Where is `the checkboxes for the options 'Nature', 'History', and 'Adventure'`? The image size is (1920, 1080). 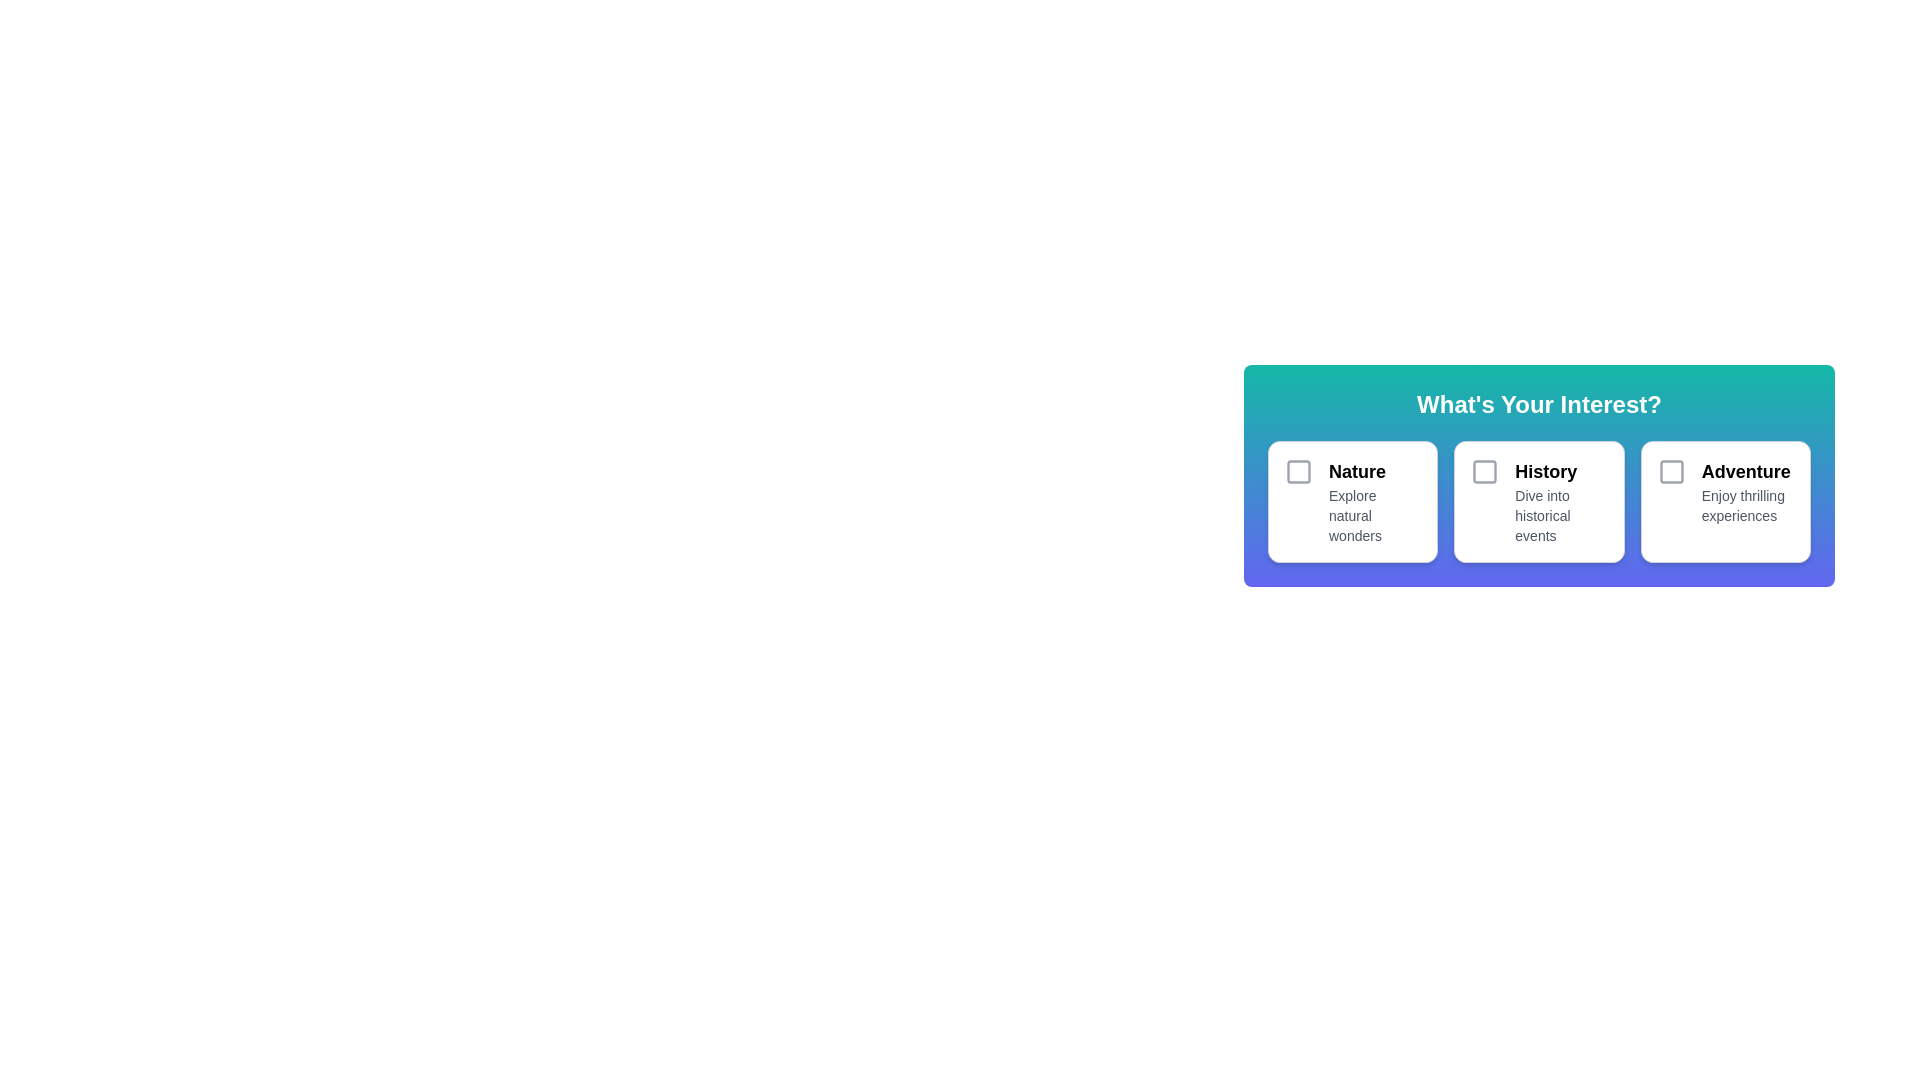
the checkboxes for the options 'Nature', 'History', and 'Adventure' is located at coordinates (1538, 475).